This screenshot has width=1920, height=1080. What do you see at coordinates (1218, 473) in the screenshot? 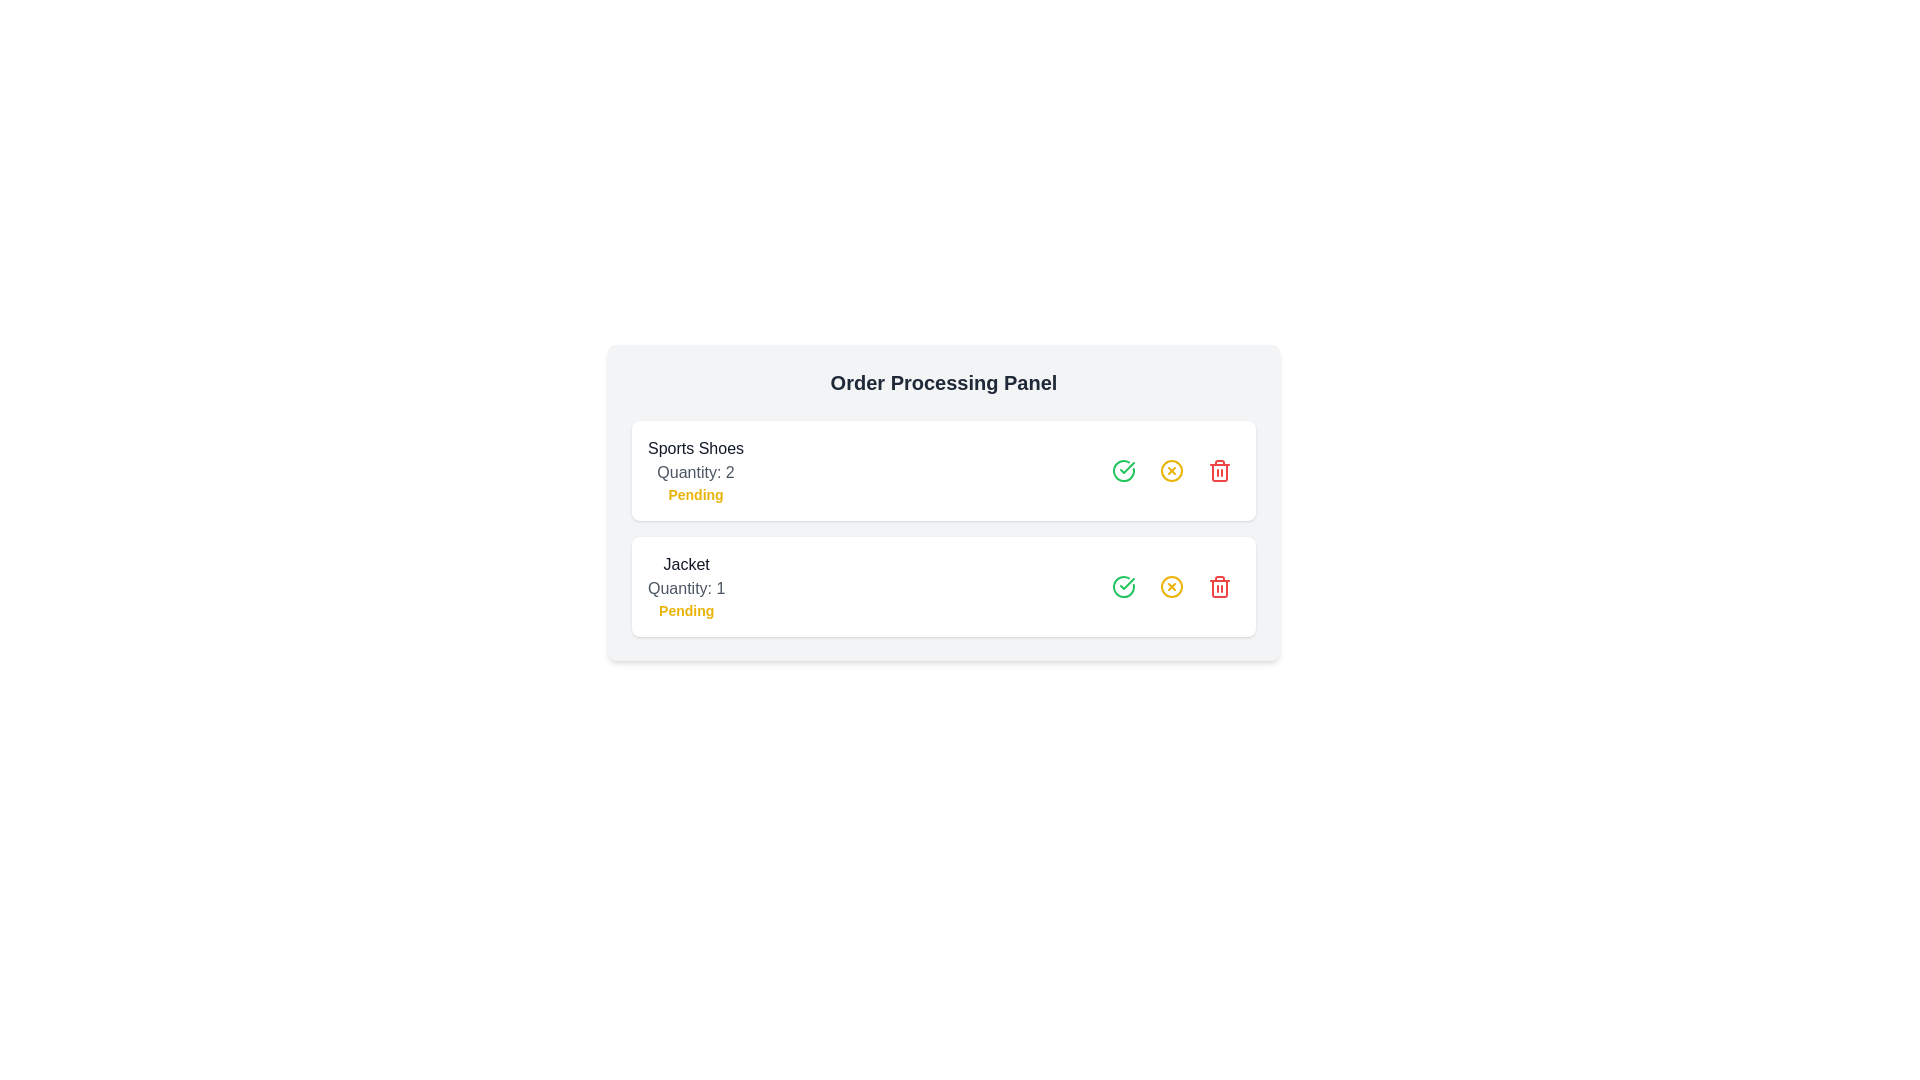
I see `the body of the trash bin icon, which is part of the SVG graphic located in the bottom-right corner of the second item card` at bounding box center [1218, 473].